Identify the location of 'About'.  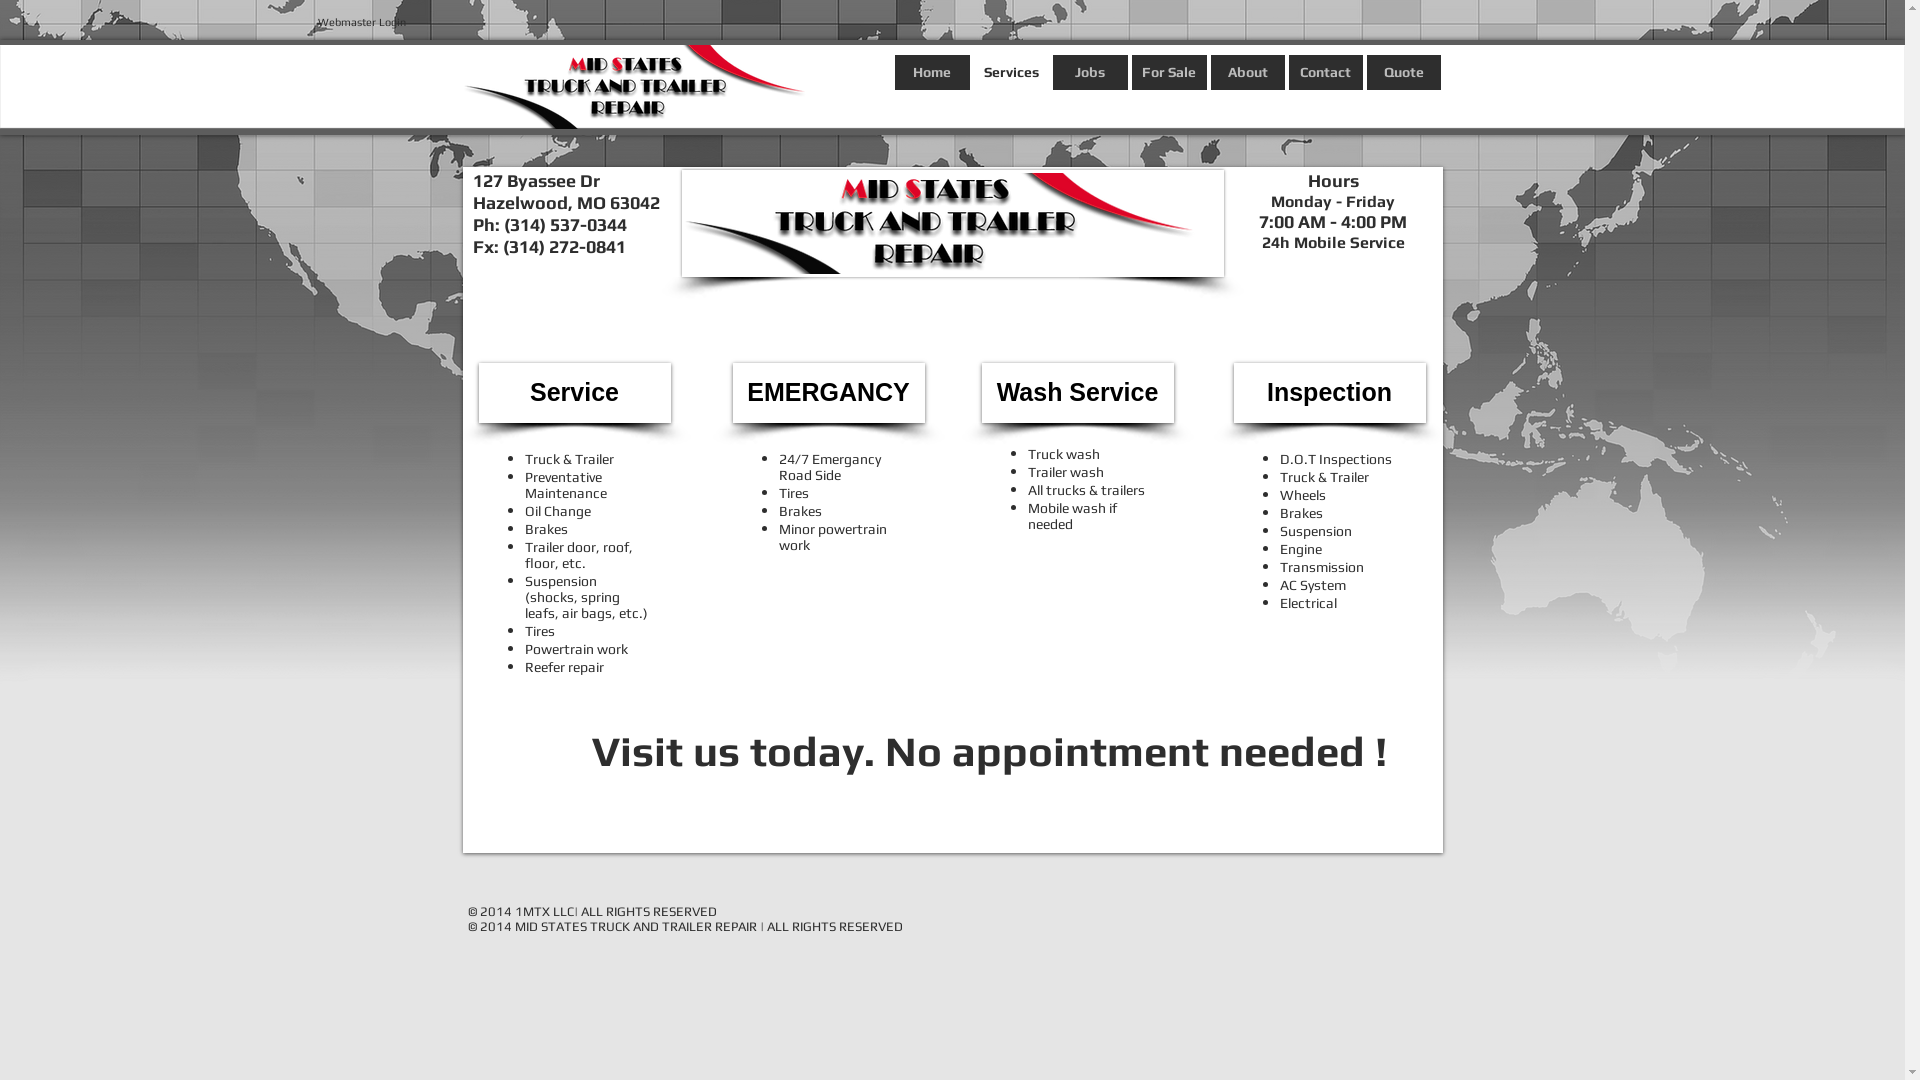
(1246, 71).